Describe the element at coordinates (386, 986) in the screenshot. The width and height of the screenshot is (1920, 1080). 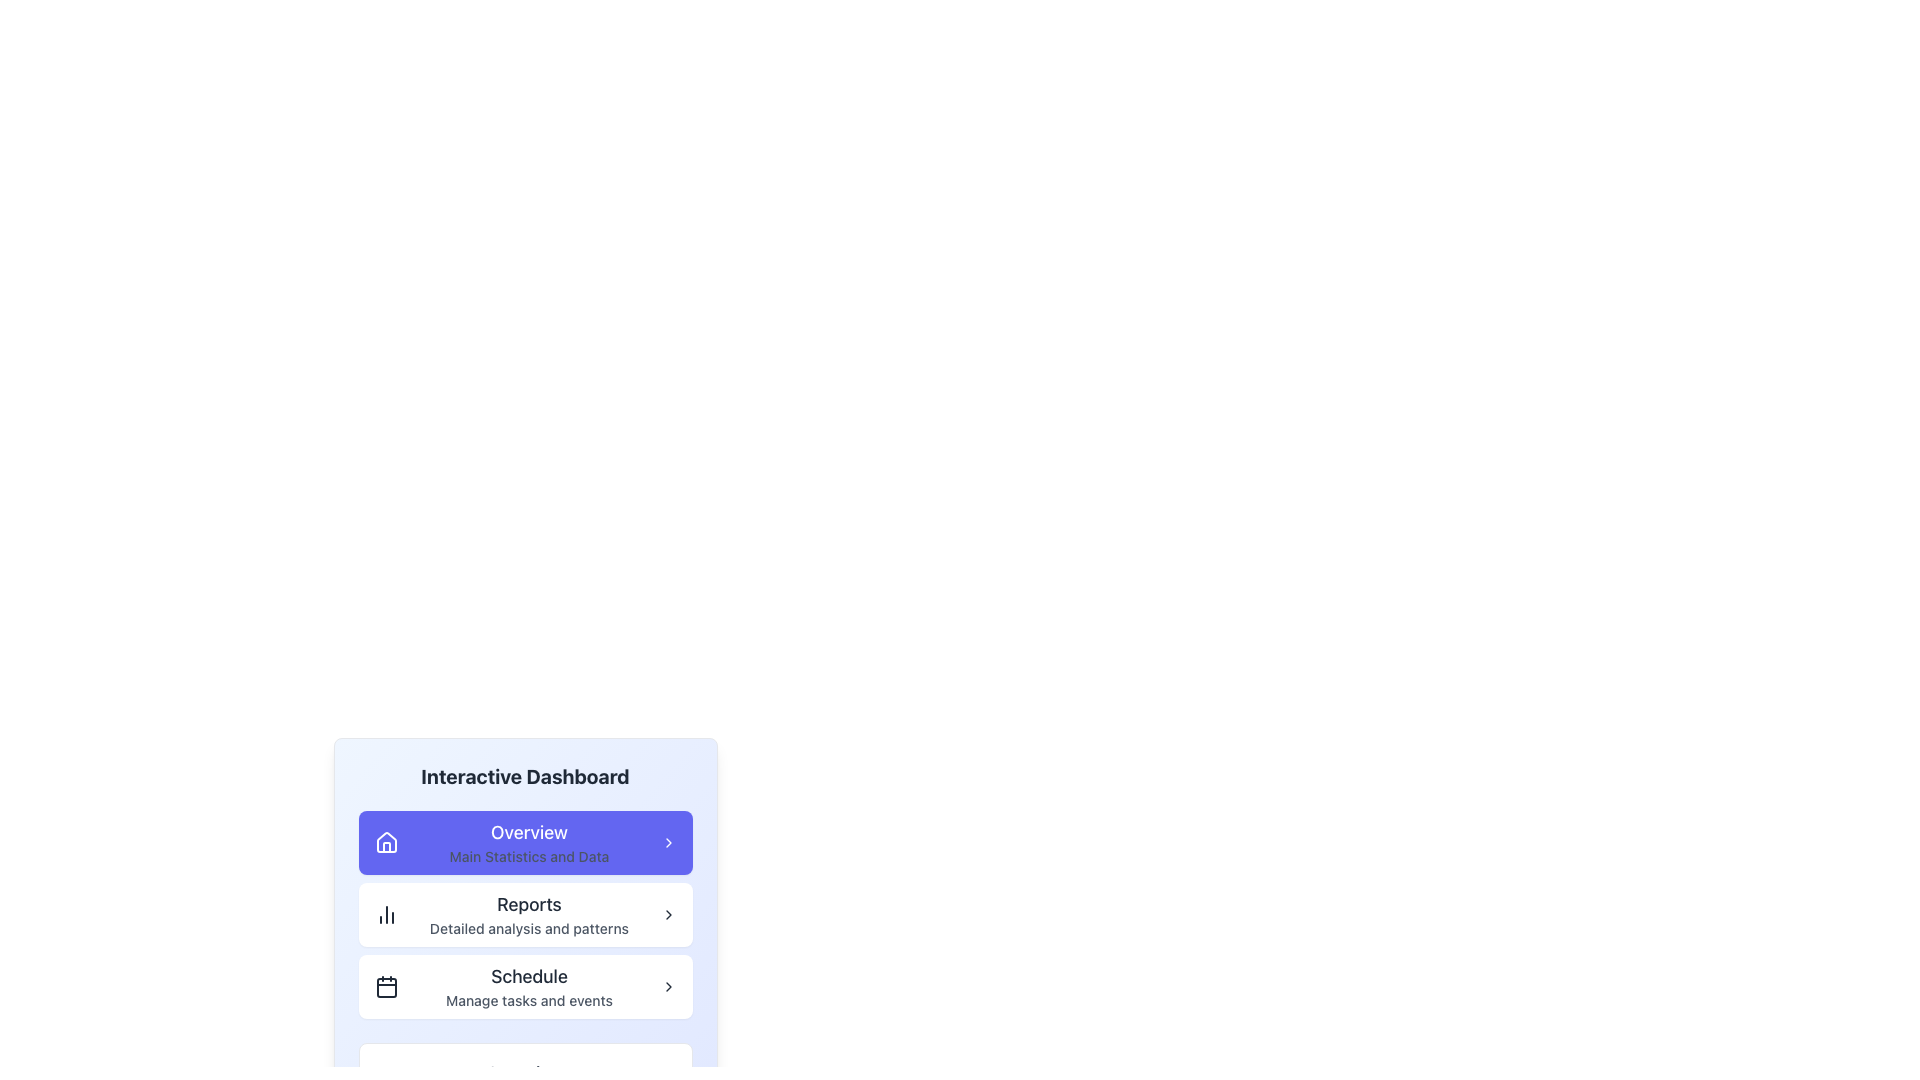
I see `the SVG rectangle that is part of the calendar icon in the 'Schedule' entry of the sidebar menu, located below the 'Reports' entry` at that location.